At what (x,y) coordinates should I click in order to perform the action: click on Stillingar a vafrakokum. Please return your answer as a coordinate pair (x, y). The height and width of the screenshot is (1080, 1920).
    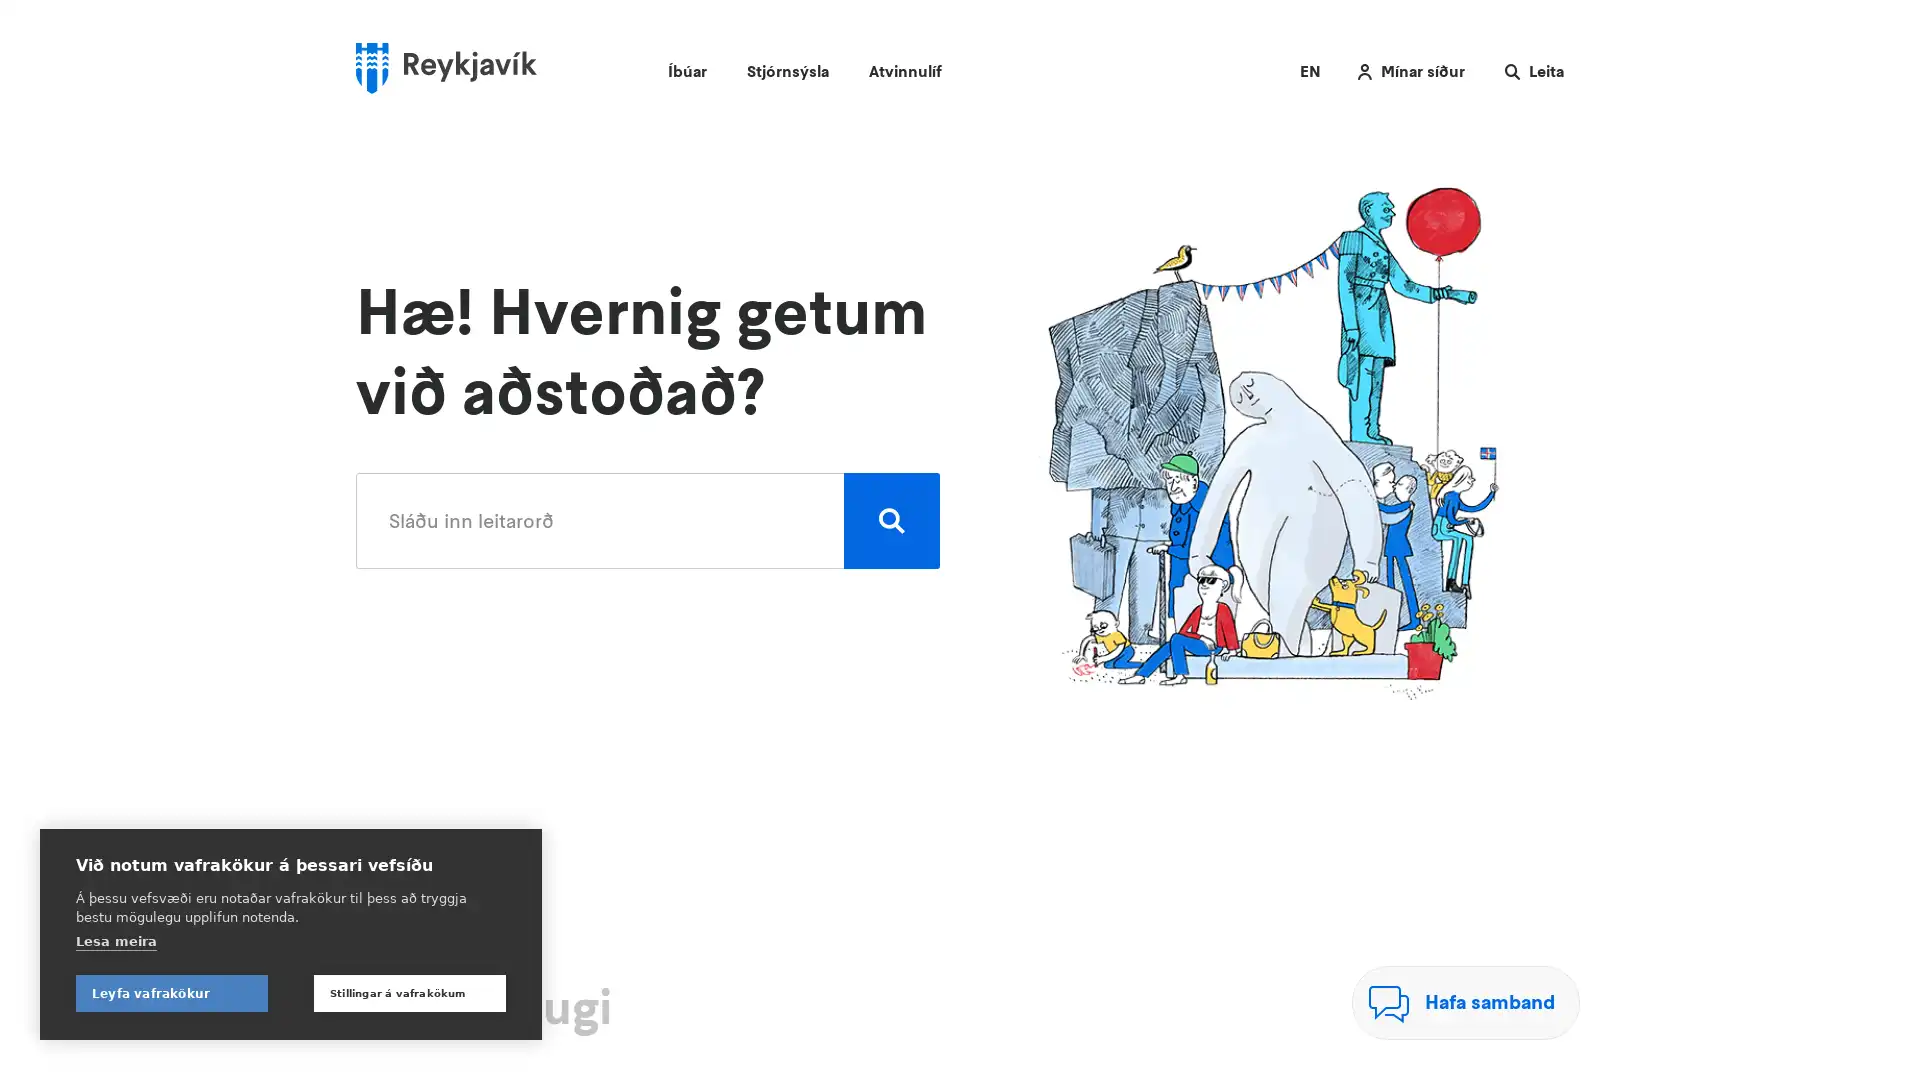
    Looking at the image, I should click on (408, 993).